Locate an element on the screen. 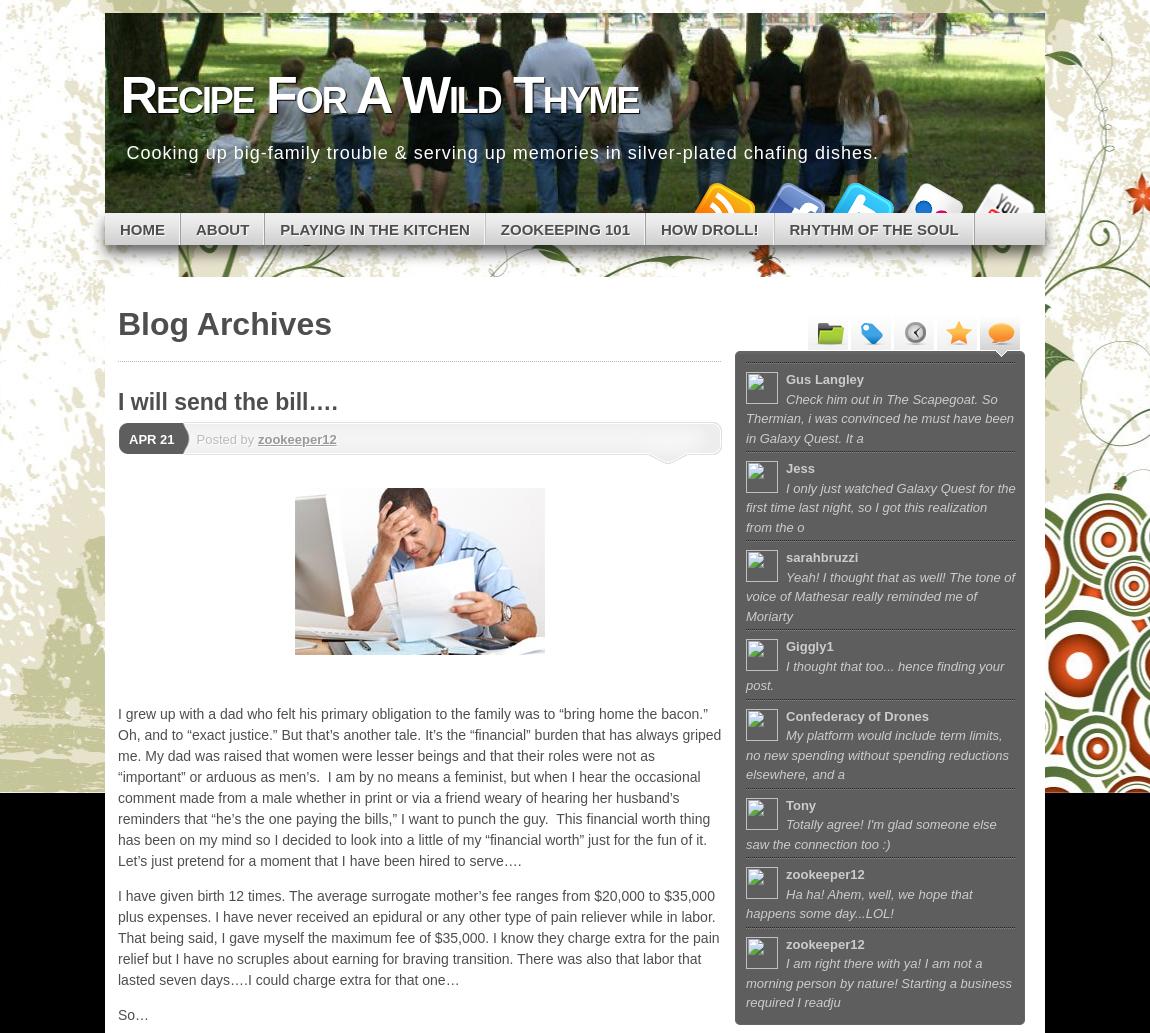  'zookeeper12' is located at coordinates (256, 439).